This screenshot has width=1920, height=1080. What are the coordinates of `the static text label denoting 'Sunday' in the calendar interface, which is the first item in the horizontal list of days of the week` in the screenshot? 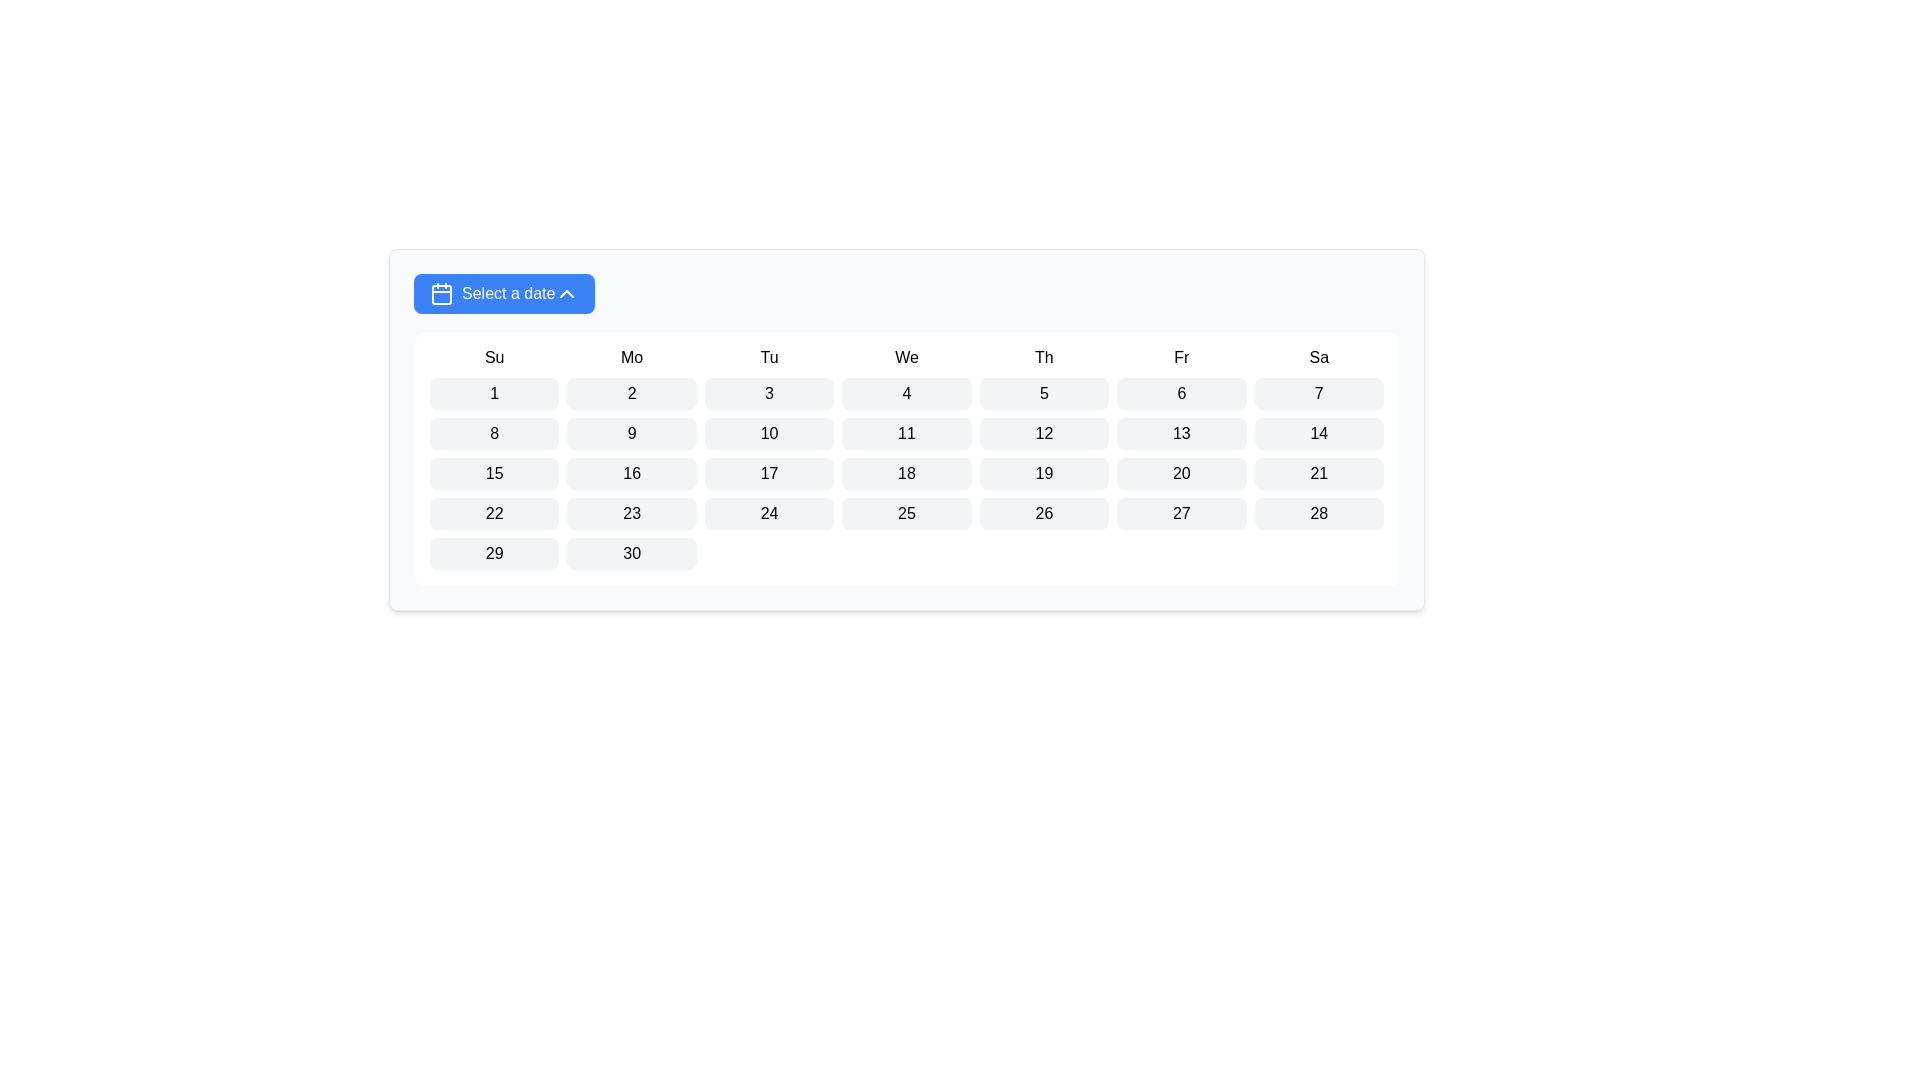 It's located at (494, 357).